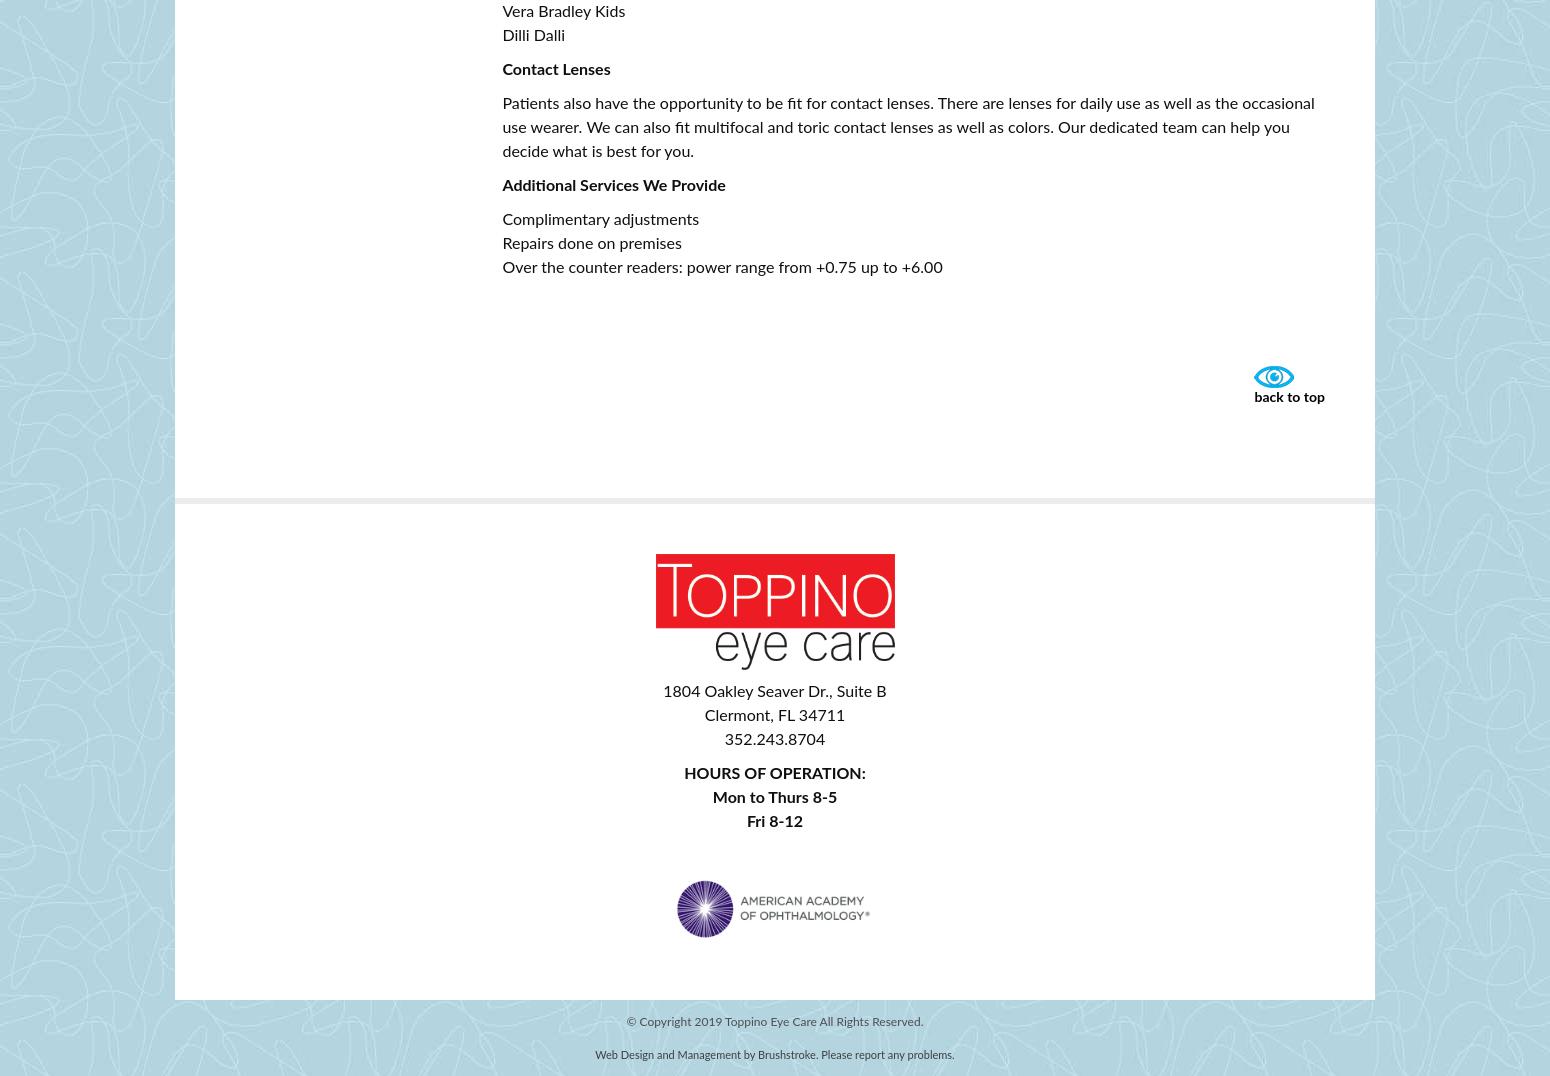 The width and height of the screenshot is (1550, 1076). I want to click on 'Vera Bradley Kids', so click(563, 11).